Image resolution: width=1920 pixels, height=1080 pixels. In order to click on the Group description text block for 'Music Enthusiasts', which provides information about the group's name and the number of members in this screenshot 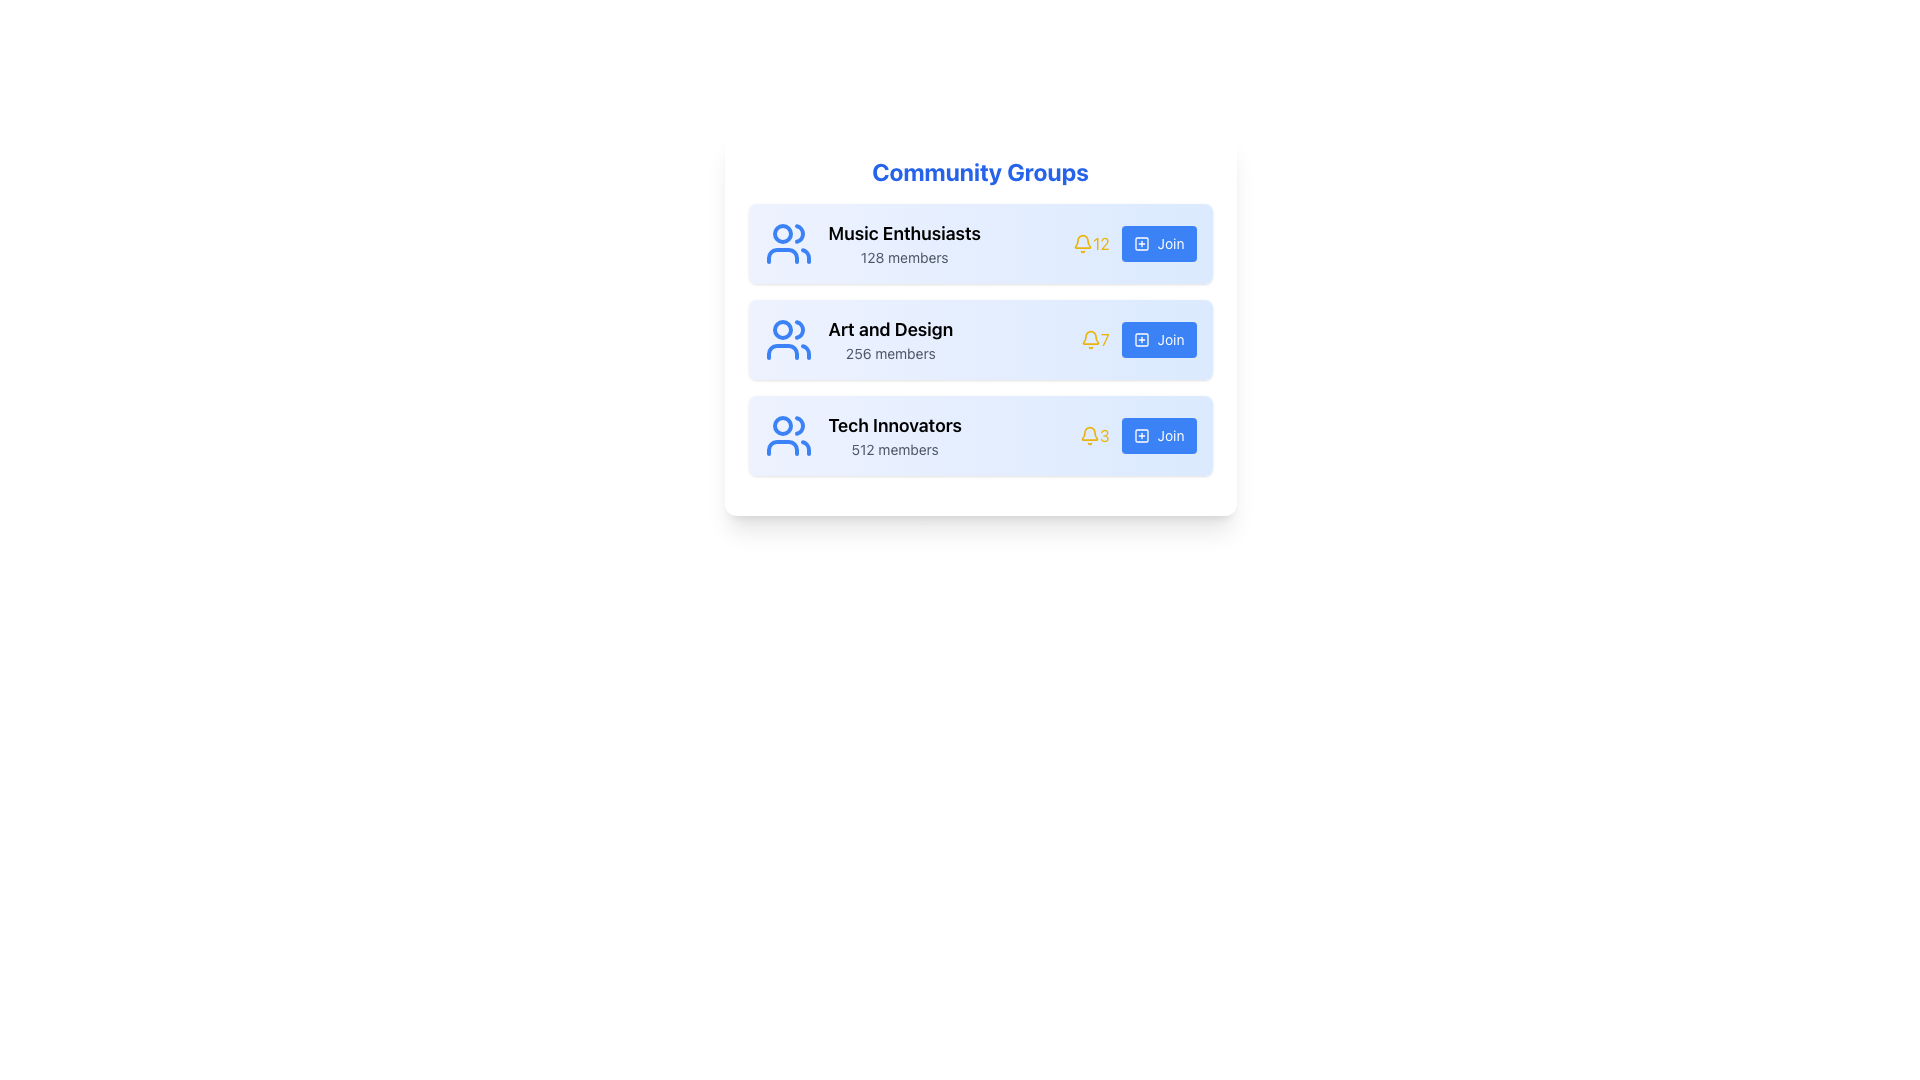, I will do `click(903, 242)`.